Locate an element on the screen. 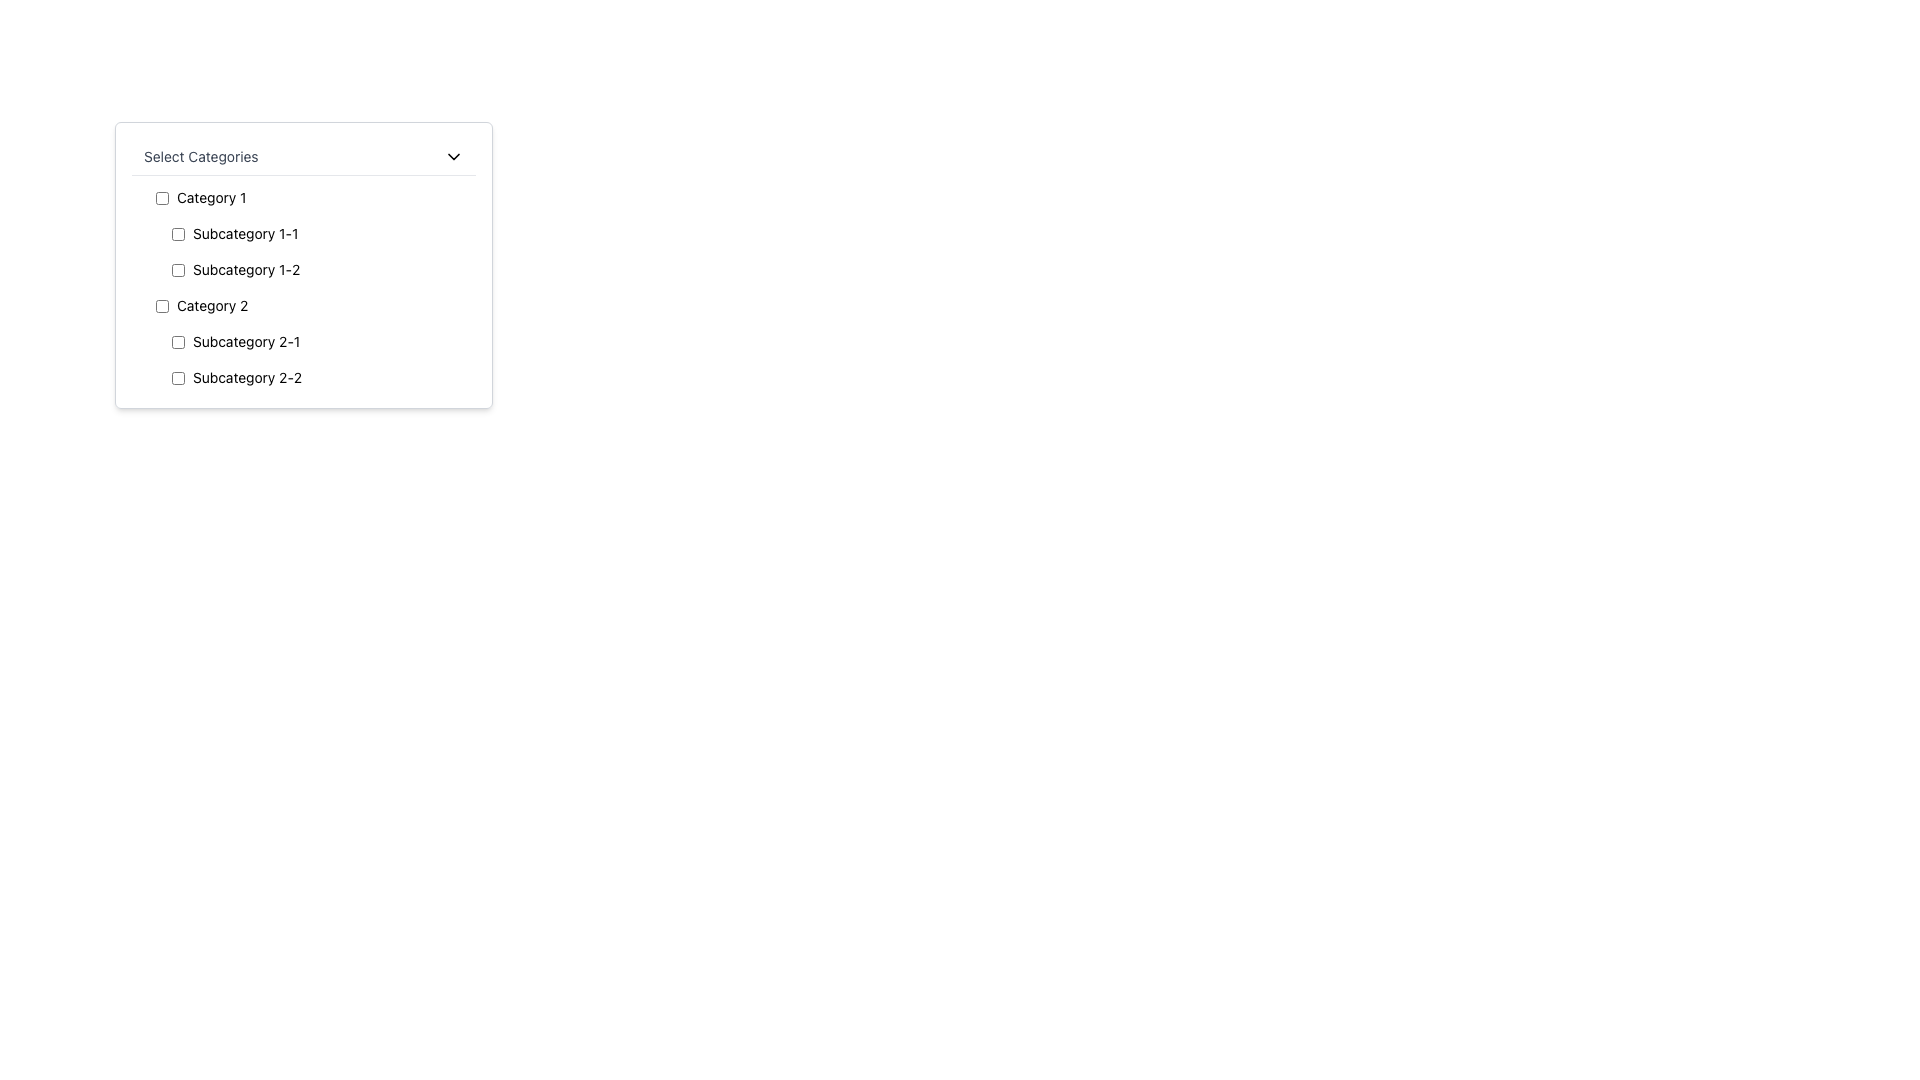 This screenshot has height=1080, width=1920. the checkbox for 'Subcategory 1-1' is located at coordinates (178, 233).